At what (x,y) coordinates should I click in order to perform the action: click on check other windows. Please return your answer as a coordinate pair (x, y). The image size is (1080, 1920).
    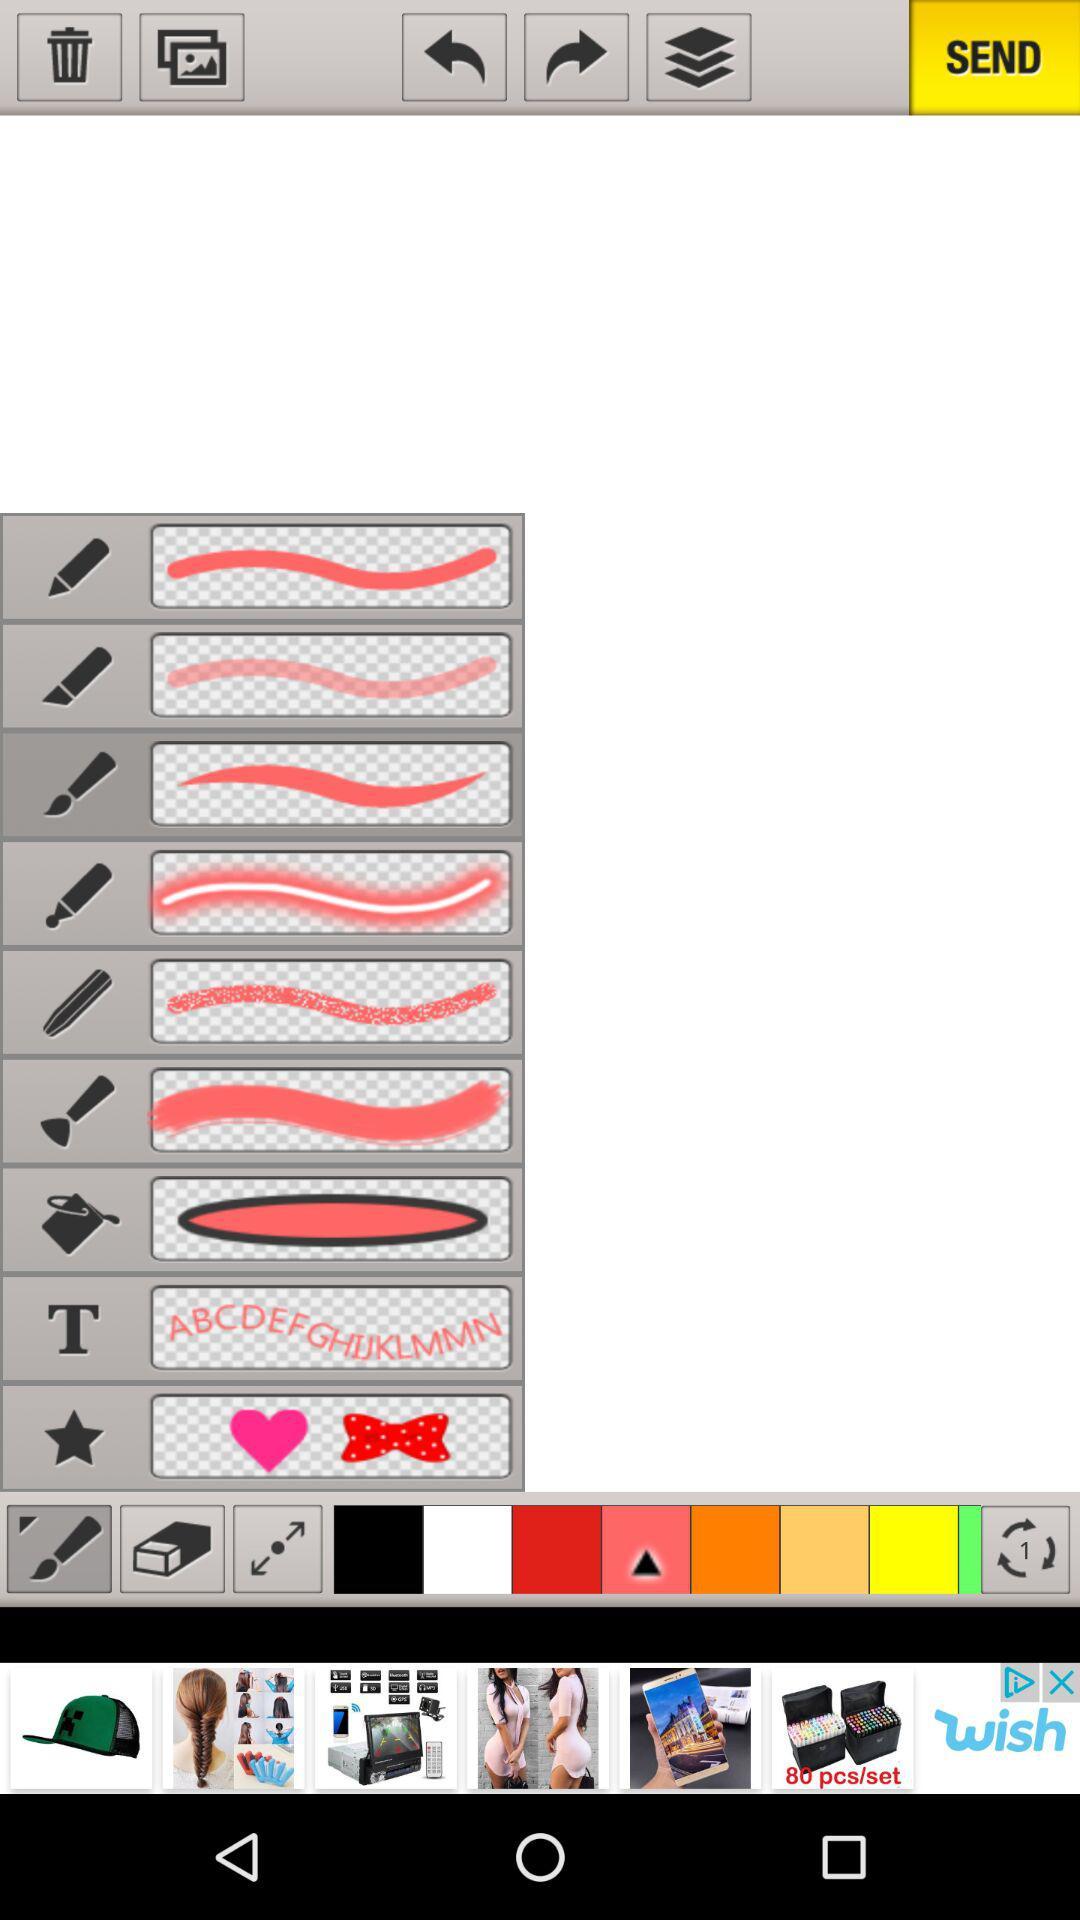
    Looking at the image, I should click on (697, 57).